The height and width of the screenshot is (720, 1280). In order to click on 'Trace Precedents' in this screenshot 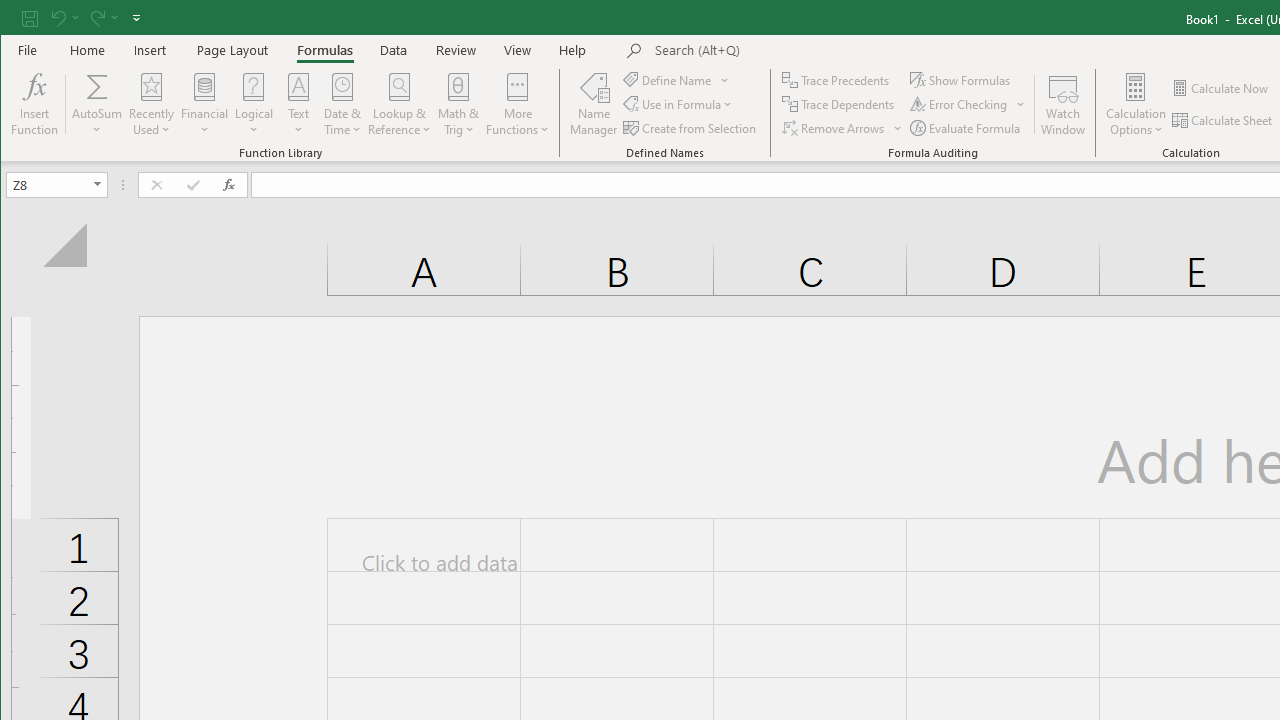, I will do `click(837, 79)`.